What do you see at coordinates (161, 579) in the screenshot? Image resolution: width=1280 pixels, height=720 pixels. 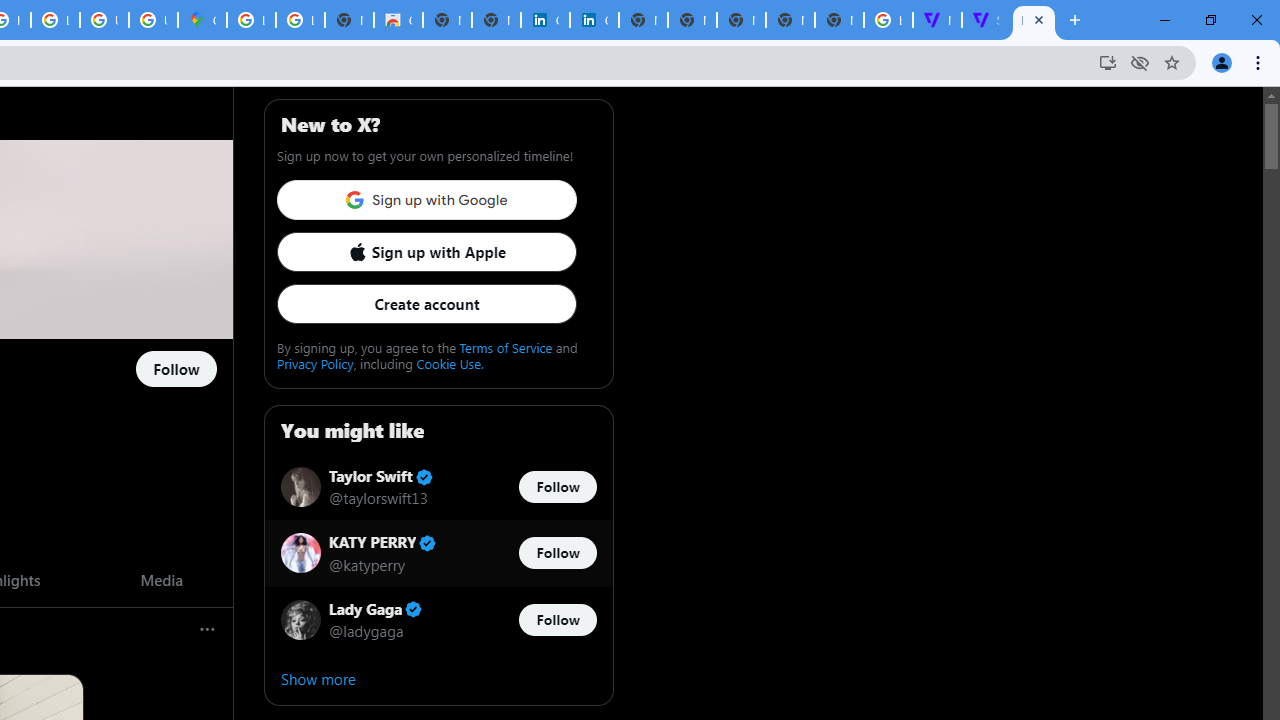 I see `'Media'` at bounding box center [161, 579].